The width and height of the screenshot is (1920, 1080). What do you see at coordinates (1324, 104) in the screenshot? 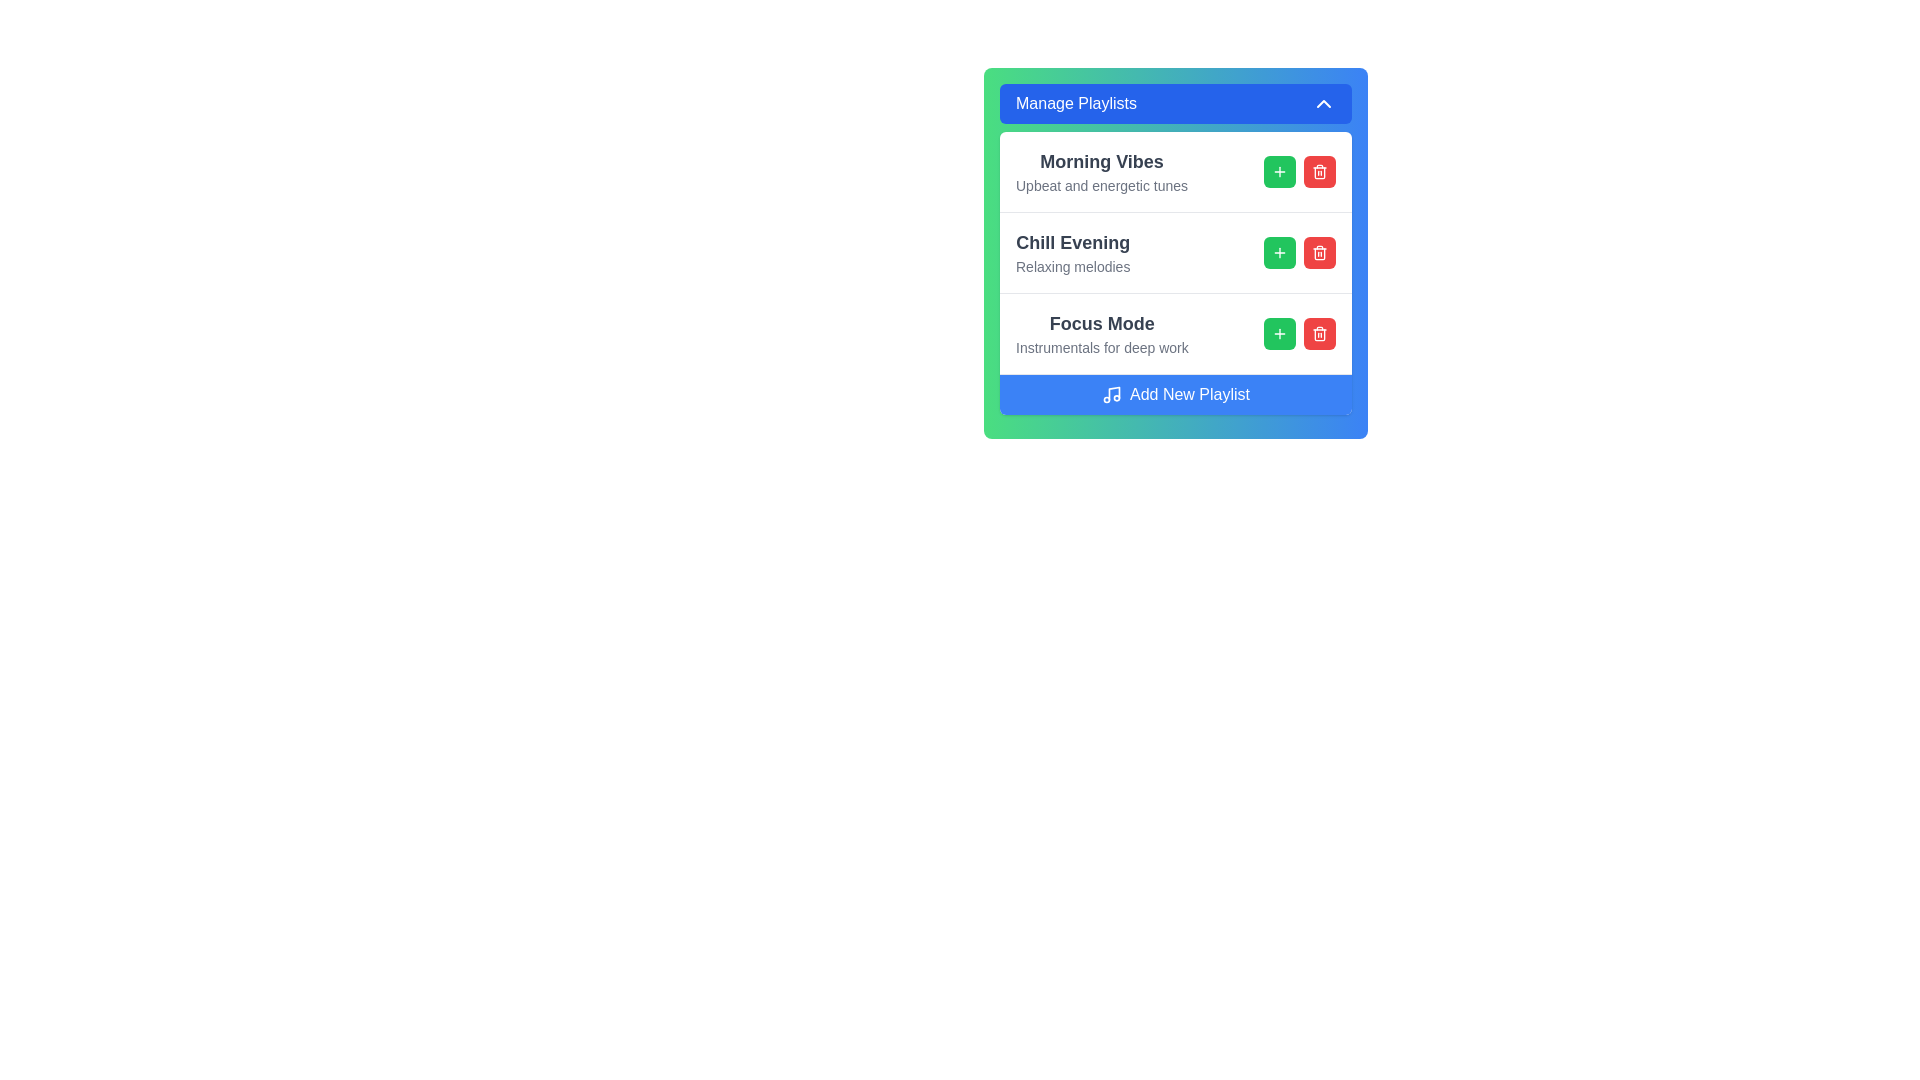
I see `the Chevron Up icon located in the top-right corner of the 'Manage Playlists' header` at bounding box center [1324, 104].